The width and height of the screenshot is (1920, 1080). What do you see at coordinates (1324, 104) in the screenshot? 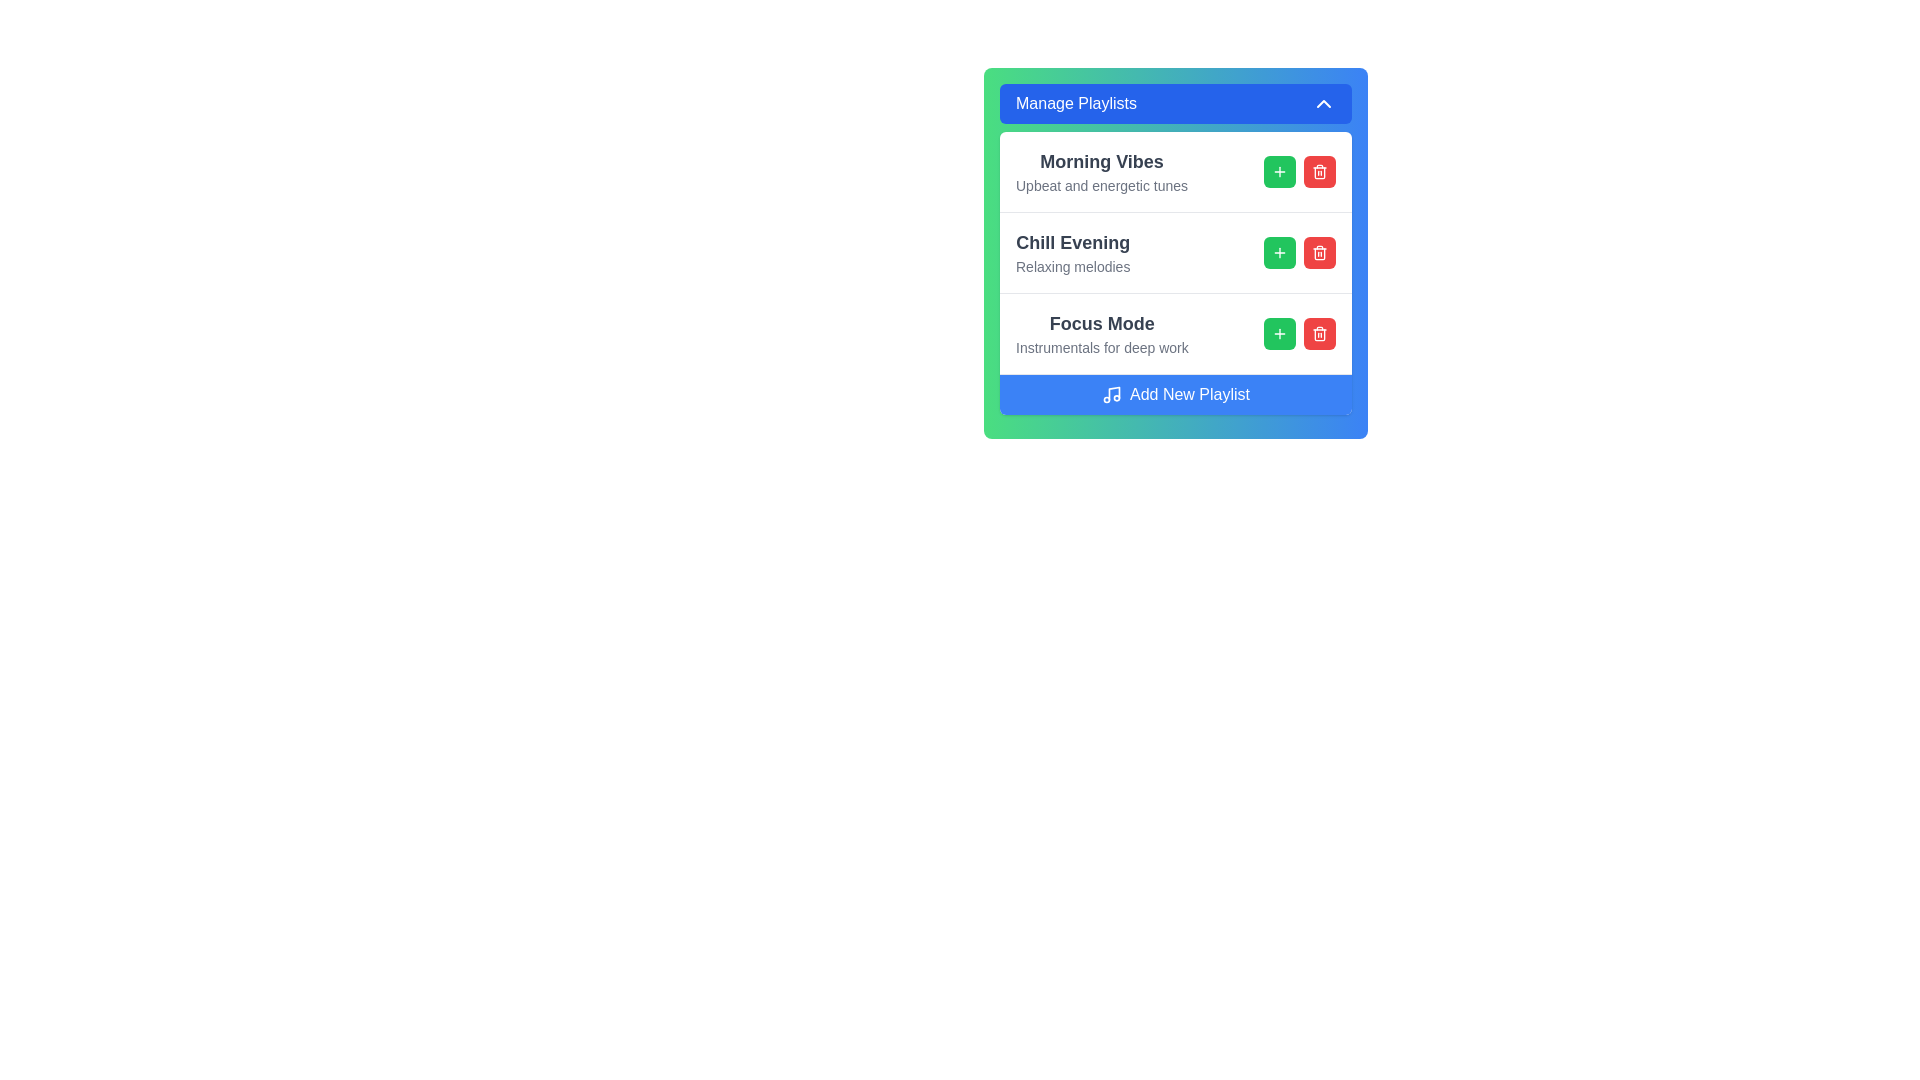
I see `the Chevron Up icon located in the top-right corner of the 'Manage Playlists' header` at bounding box center [1324, 104].